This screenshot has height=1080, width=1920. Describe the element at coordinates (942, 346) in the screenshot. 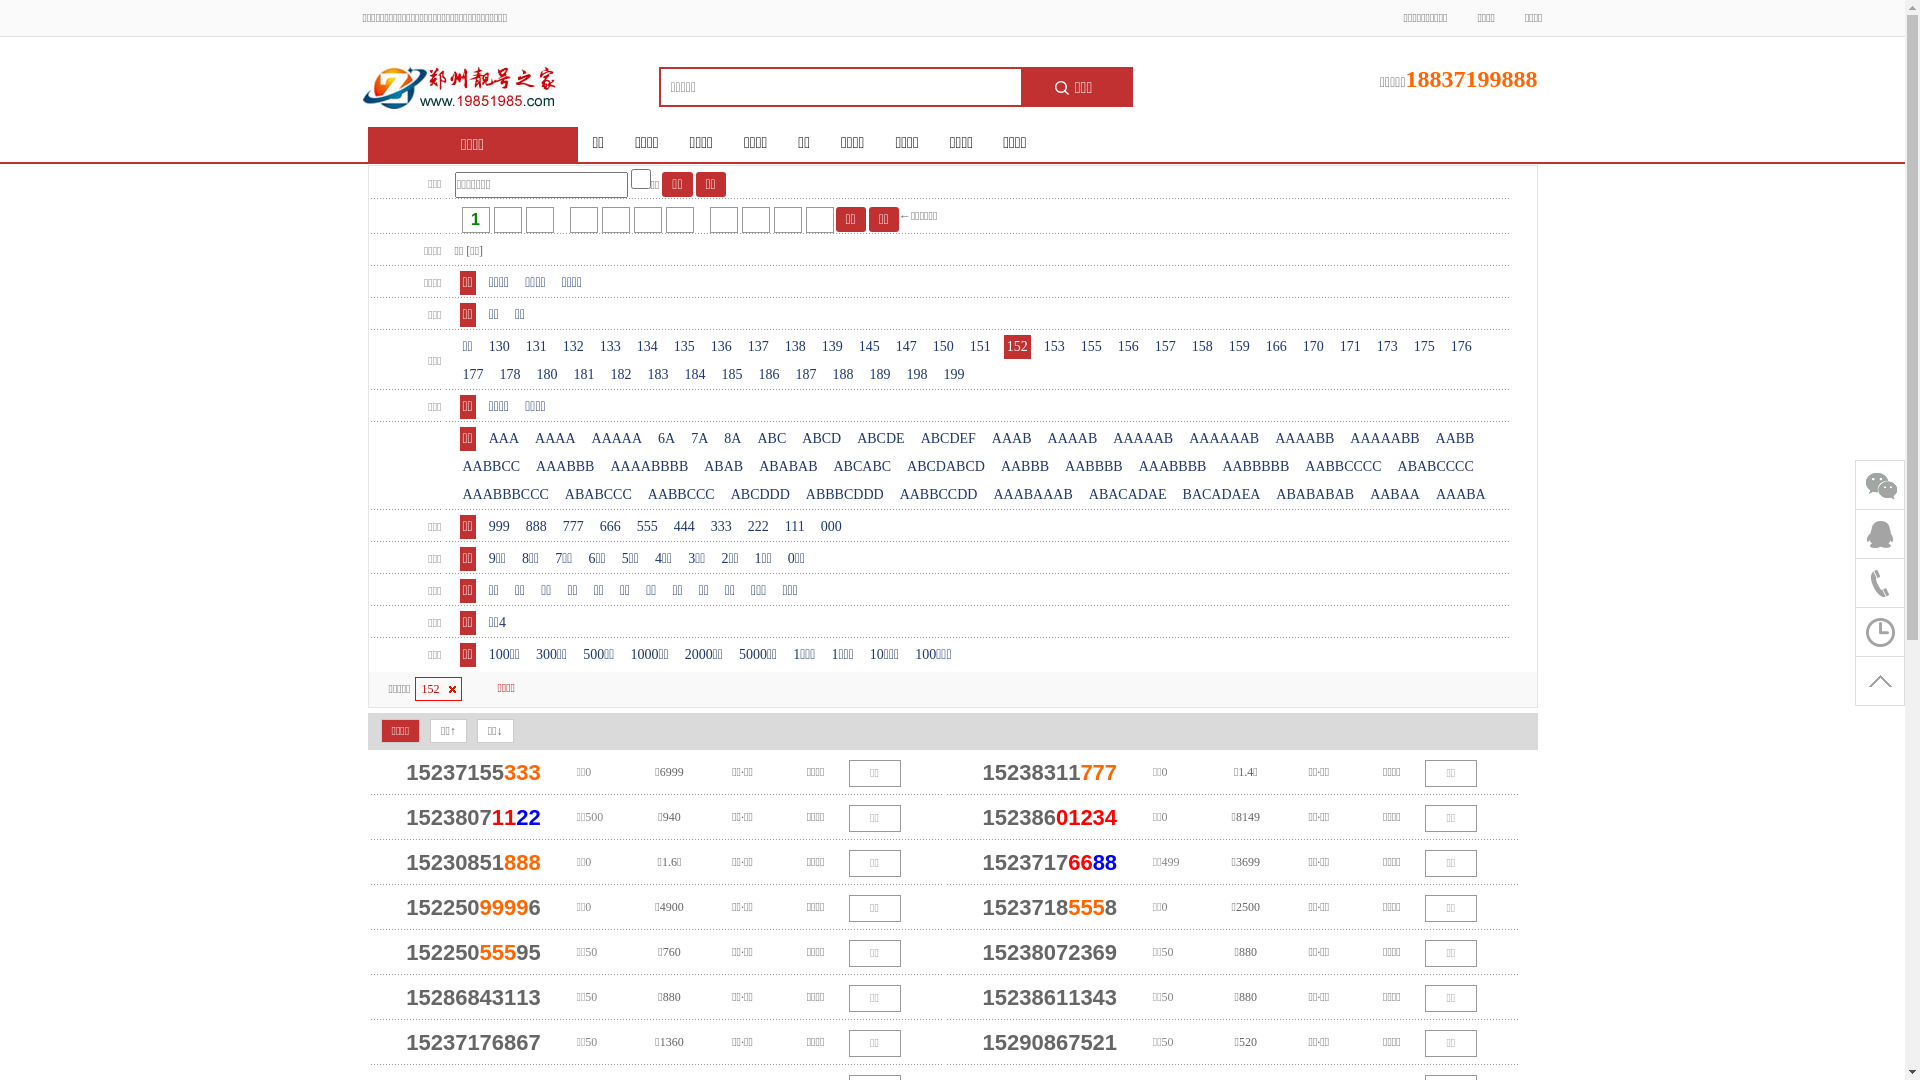

I see `'150'` at that location.